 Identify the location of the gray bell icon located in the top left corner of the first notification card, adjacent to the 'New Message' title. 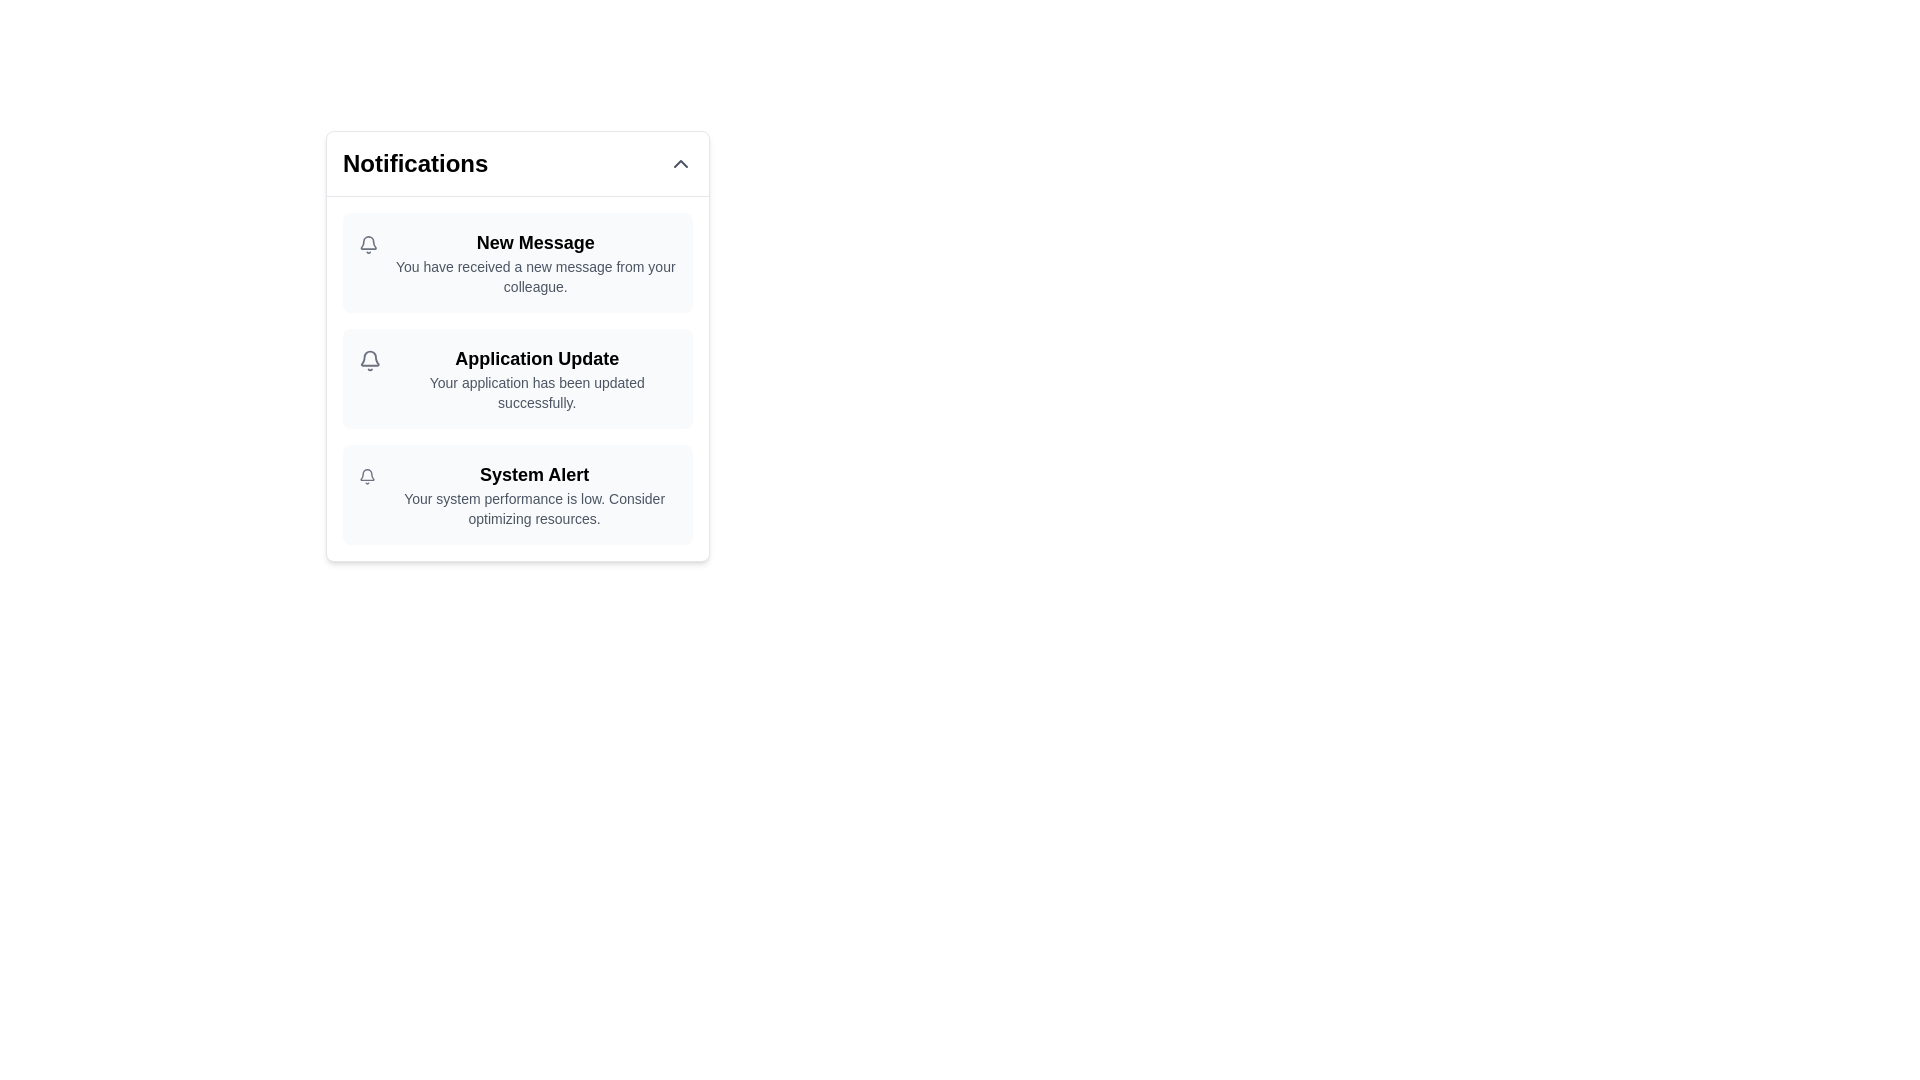
(368, 244).